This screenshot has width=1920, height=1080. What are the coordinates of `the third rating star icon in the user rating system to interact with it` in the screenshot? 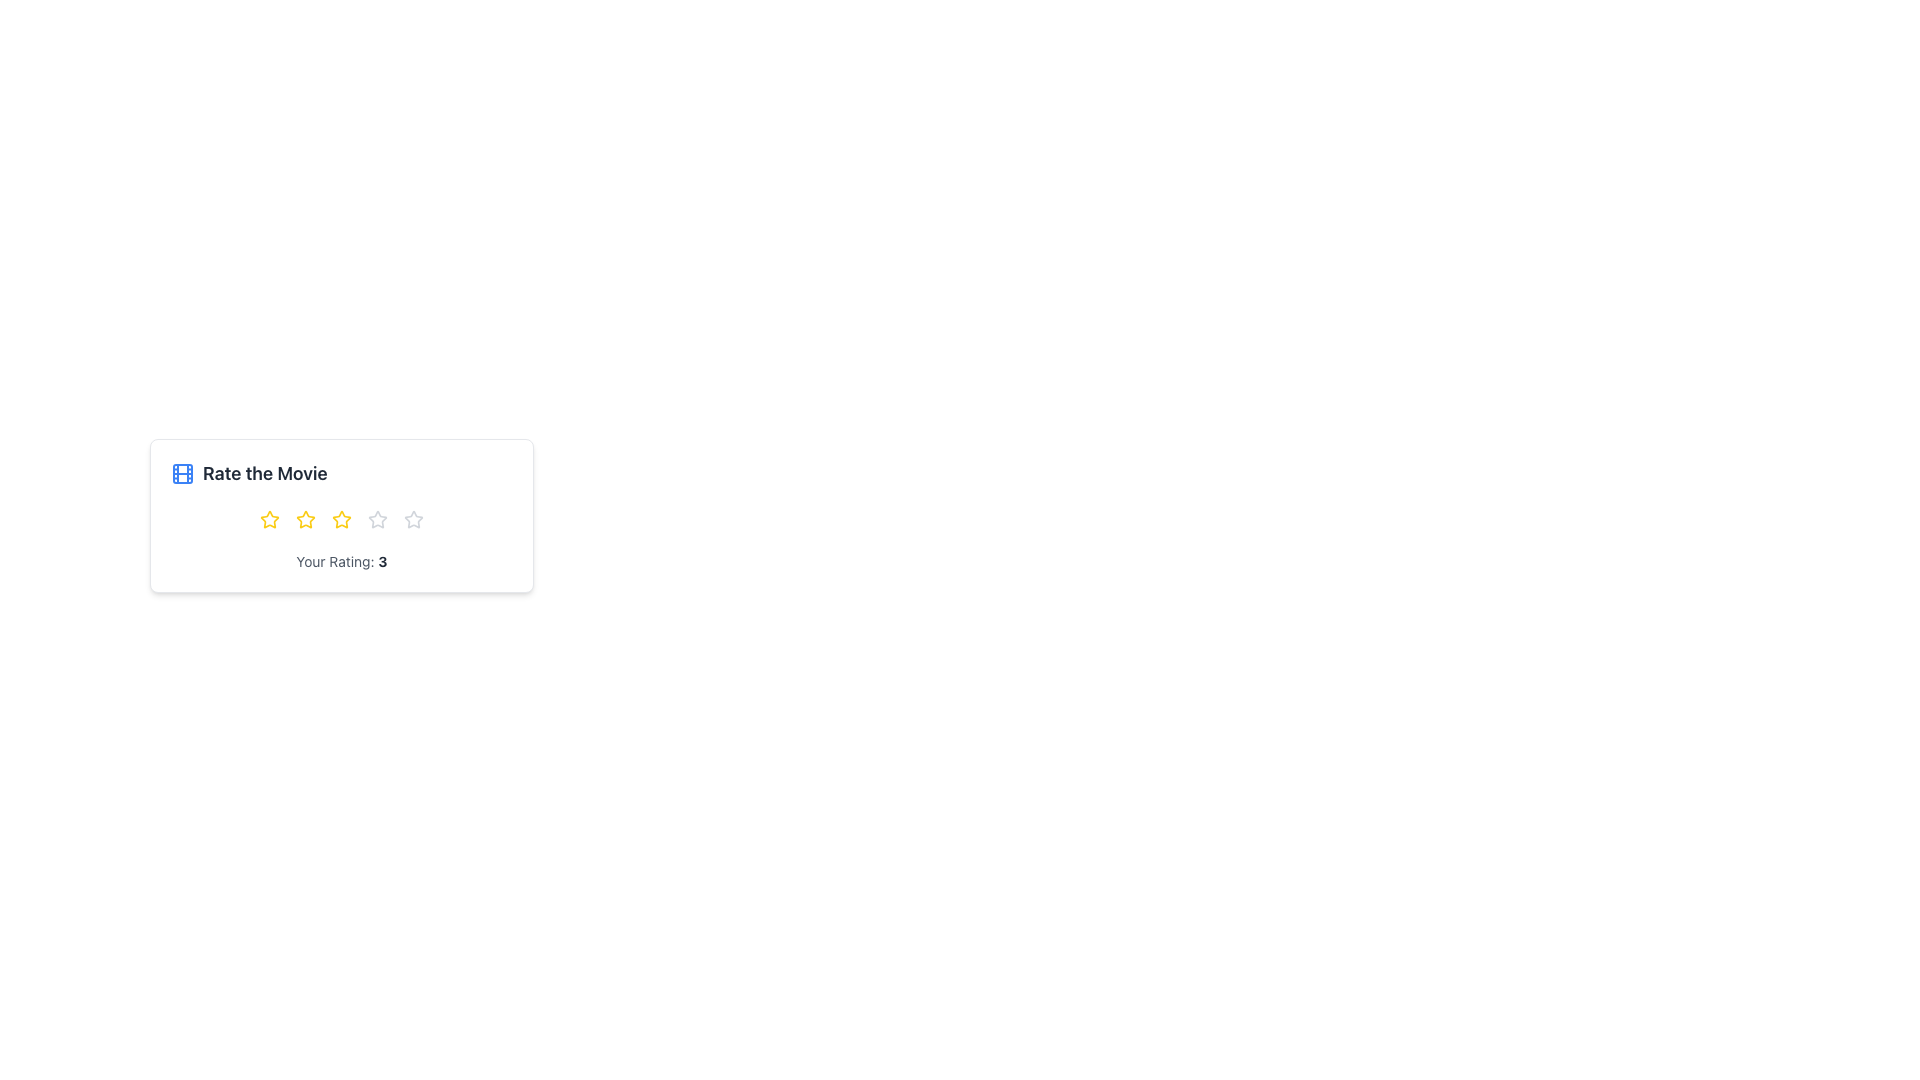 It's located at (305, 519).